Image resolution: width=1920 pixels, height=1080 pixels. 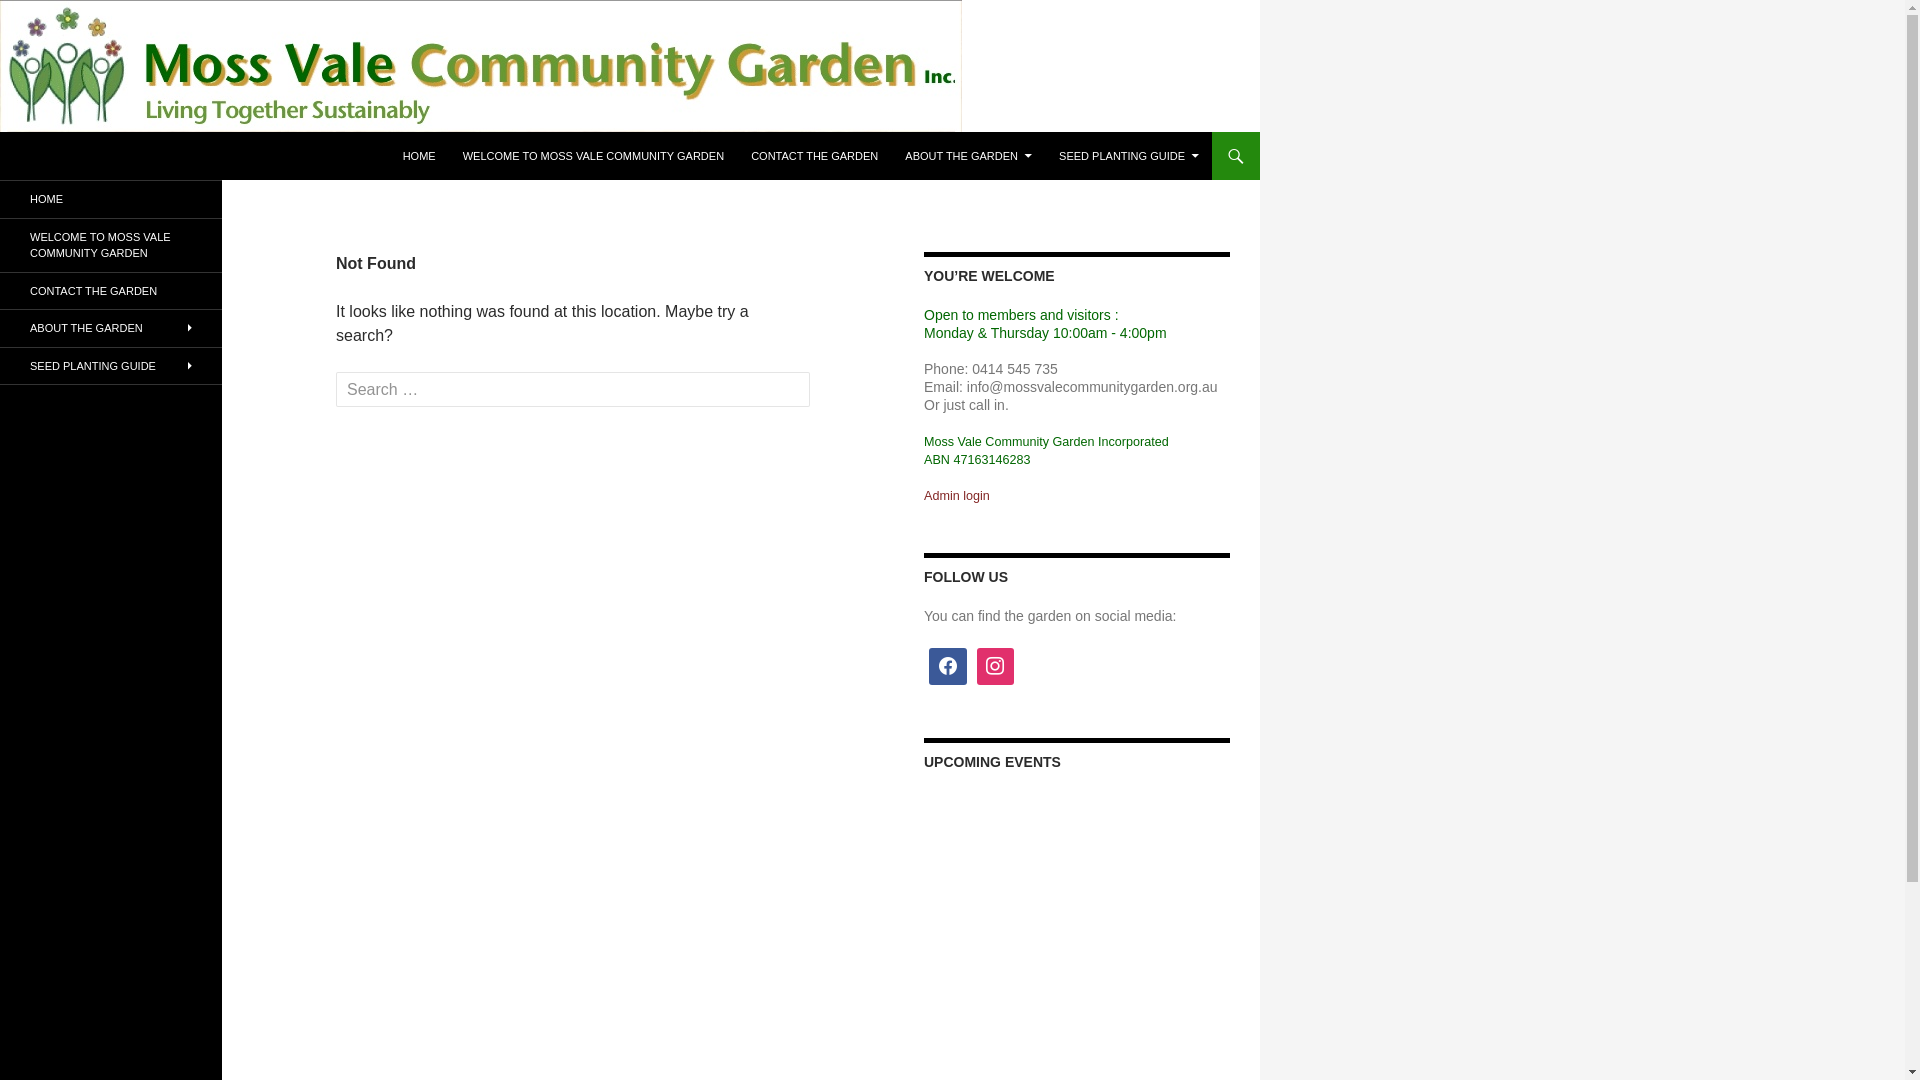 I want to click on 'CONTACT THE GARDEN', so click(x=0, y=290).